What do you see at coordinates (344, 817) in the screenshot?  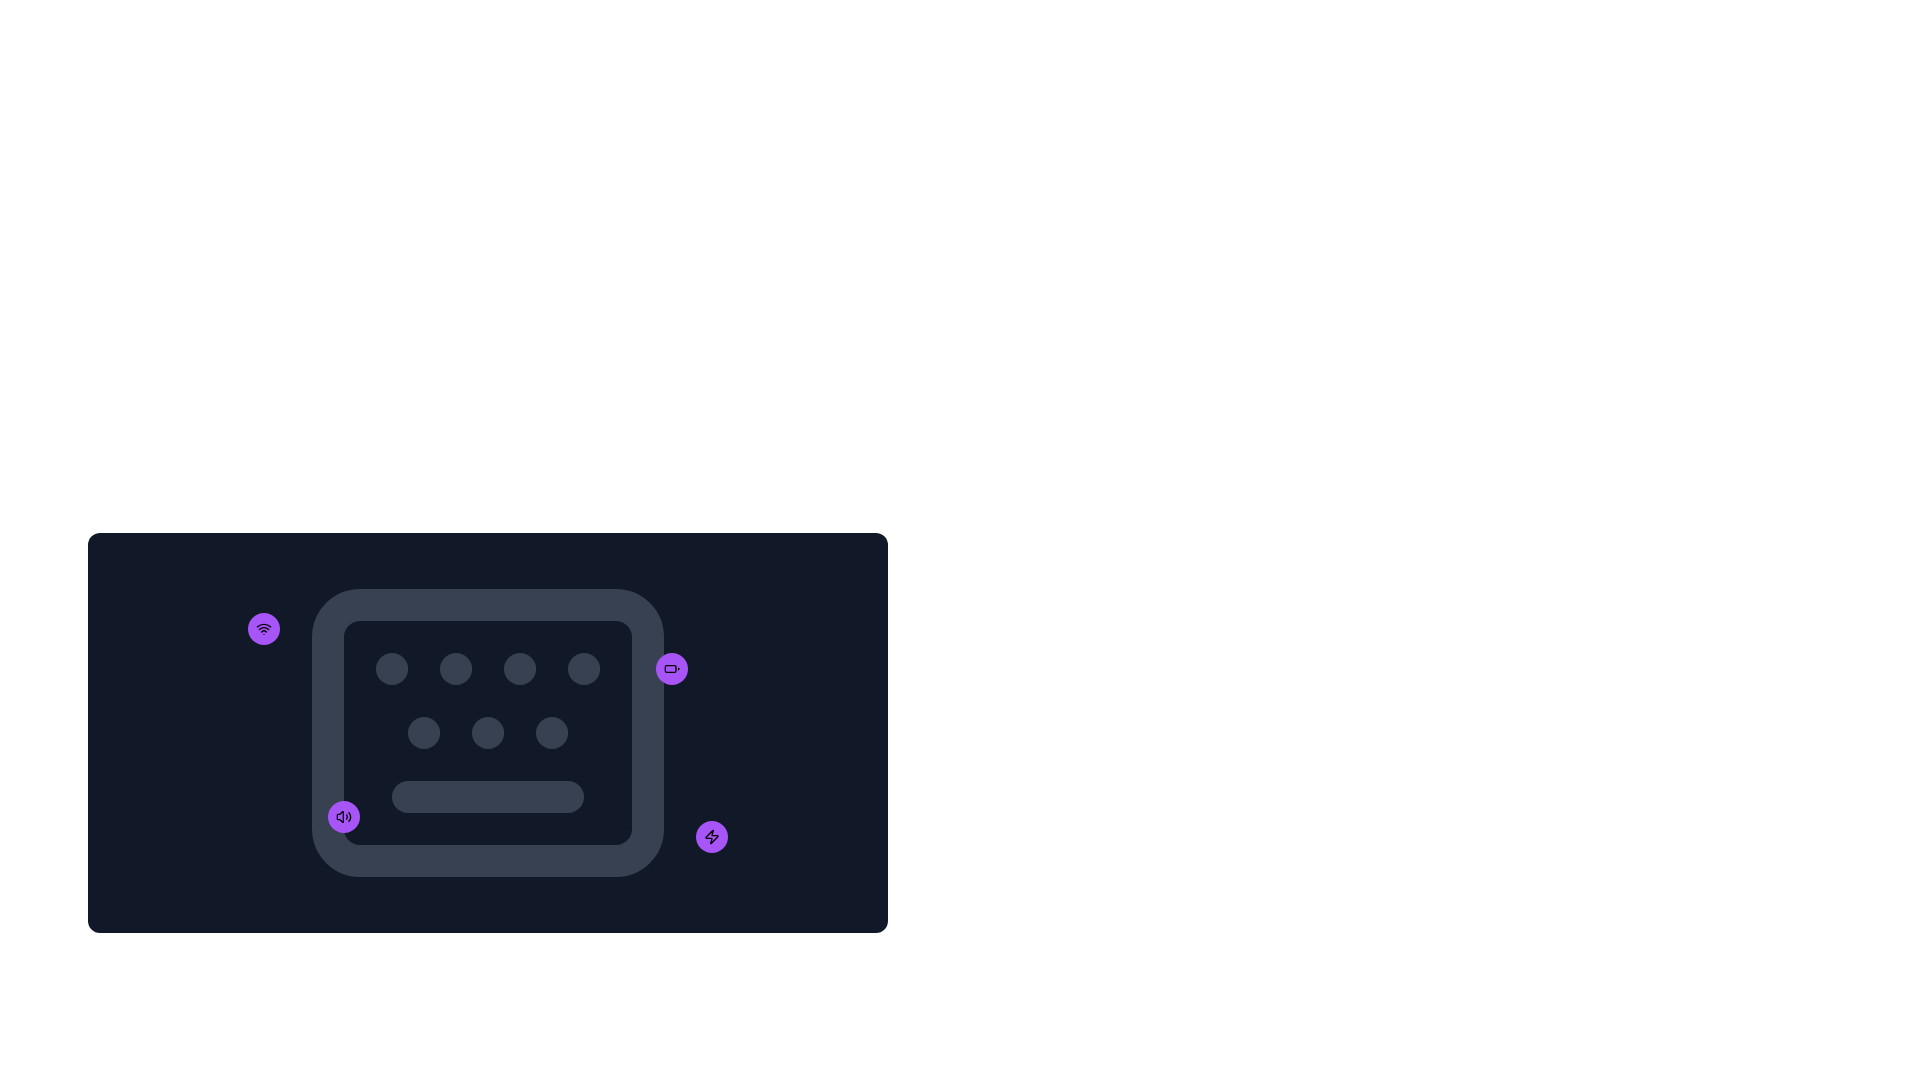 I see `the volume control icon located centrally within its rounded square button` at bounding box center [344, 817].